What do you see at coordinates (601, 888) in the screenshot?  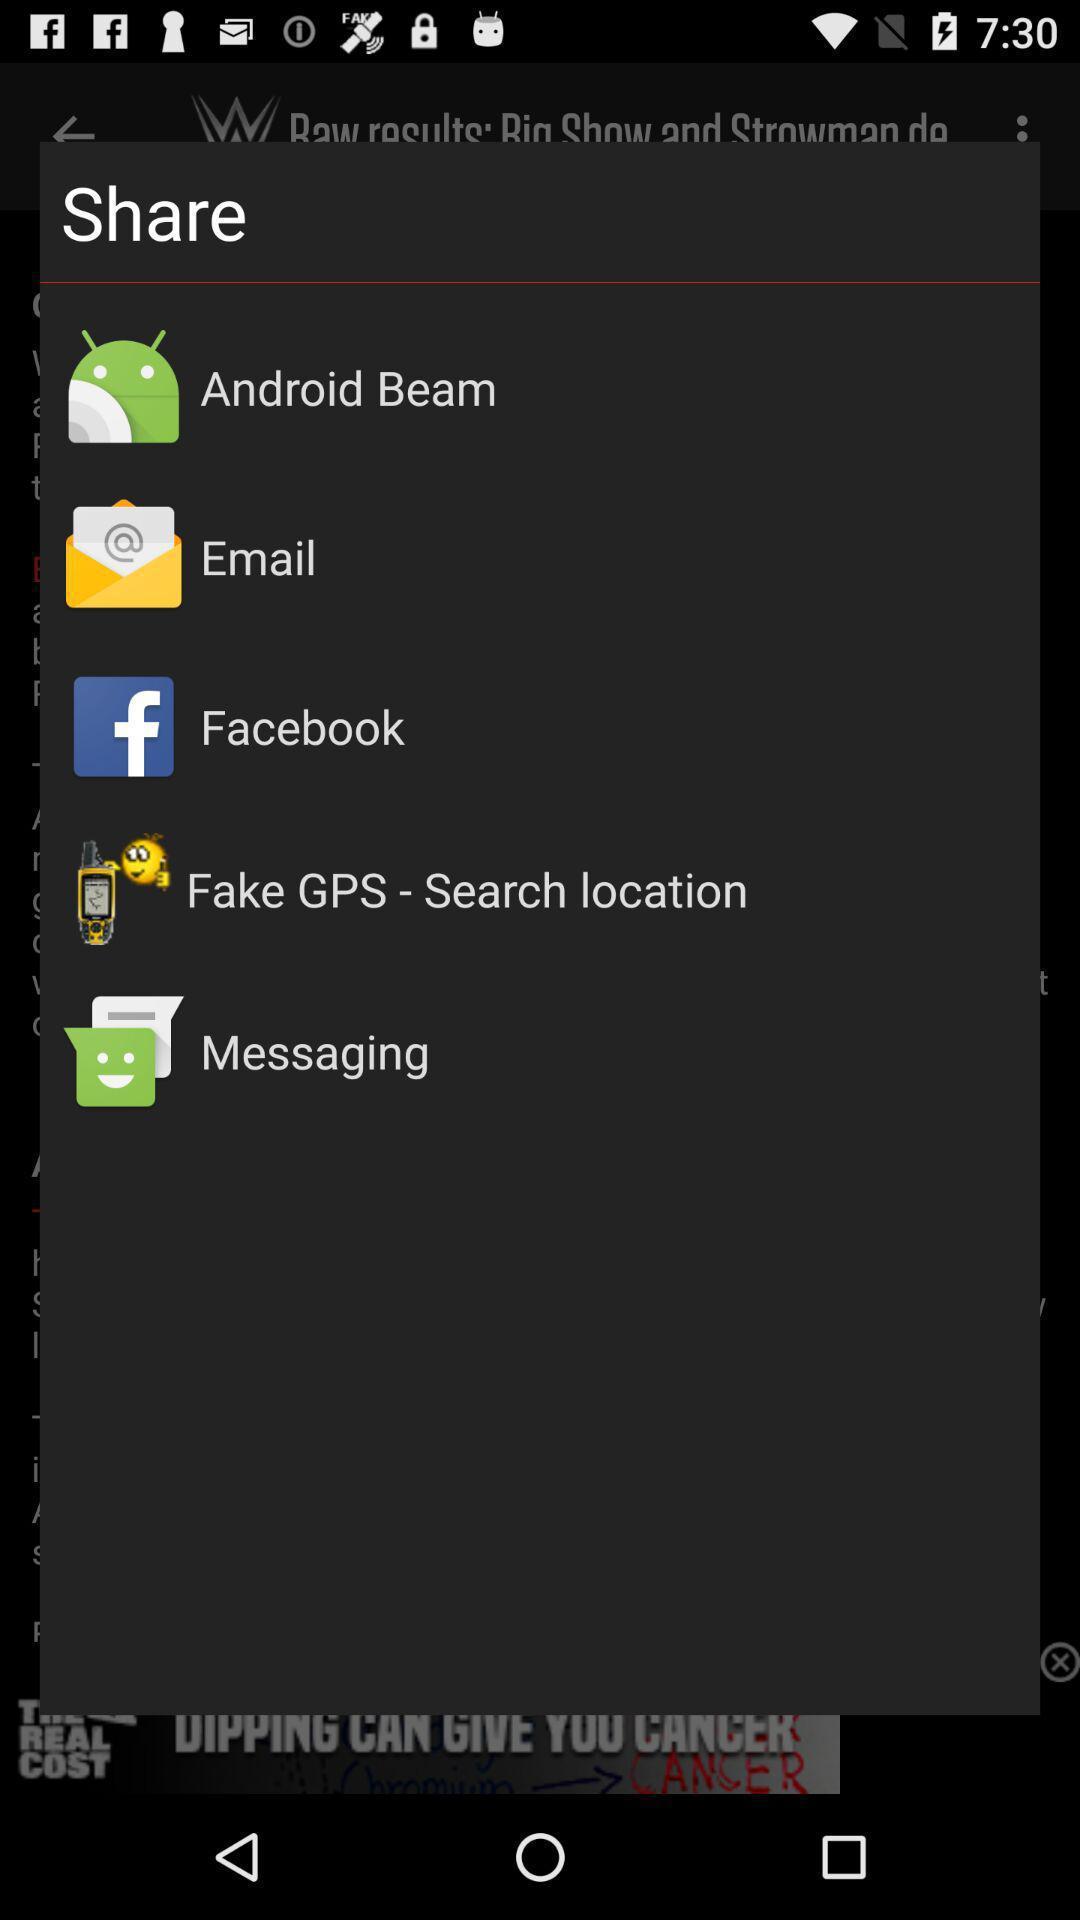 I see `the fake gps search app` at bounding box center [601, 888].